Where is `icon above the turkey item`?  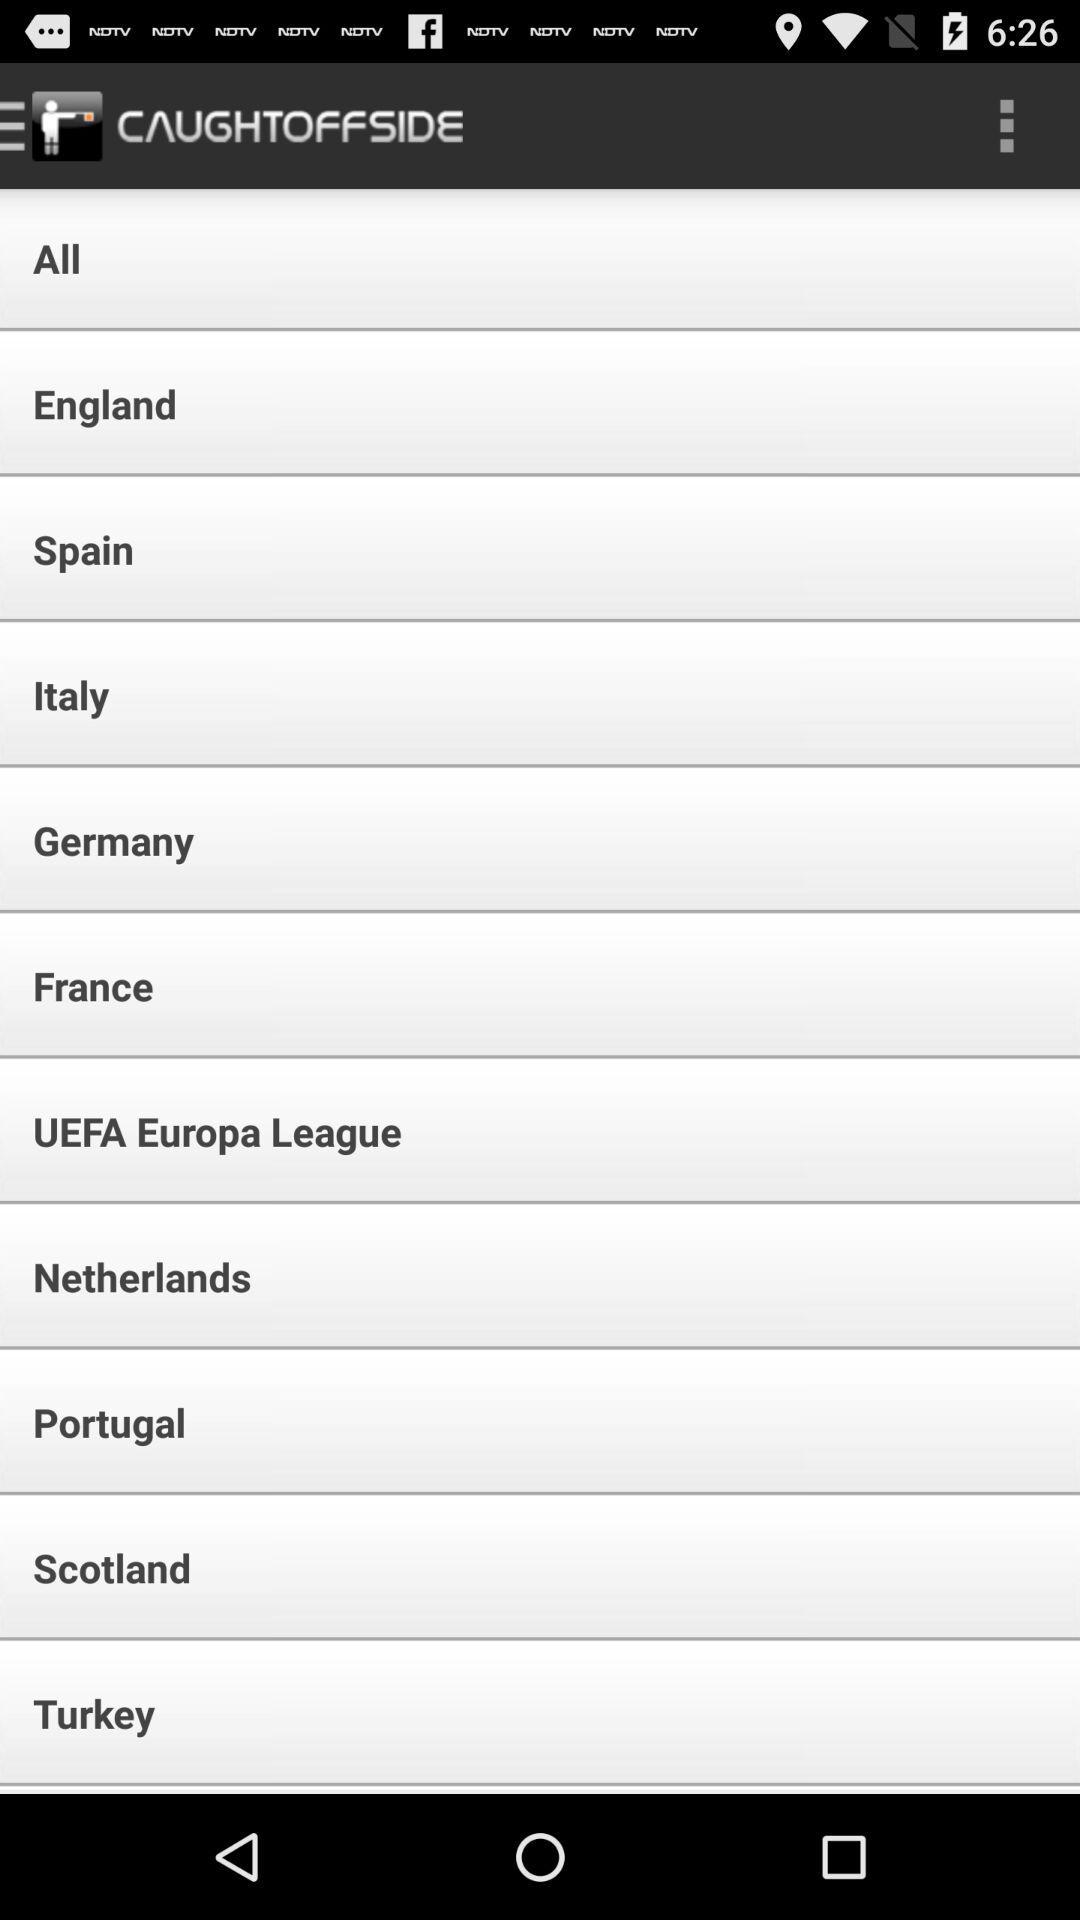 icon above the turkey item is located at coordinates (99, 1566).